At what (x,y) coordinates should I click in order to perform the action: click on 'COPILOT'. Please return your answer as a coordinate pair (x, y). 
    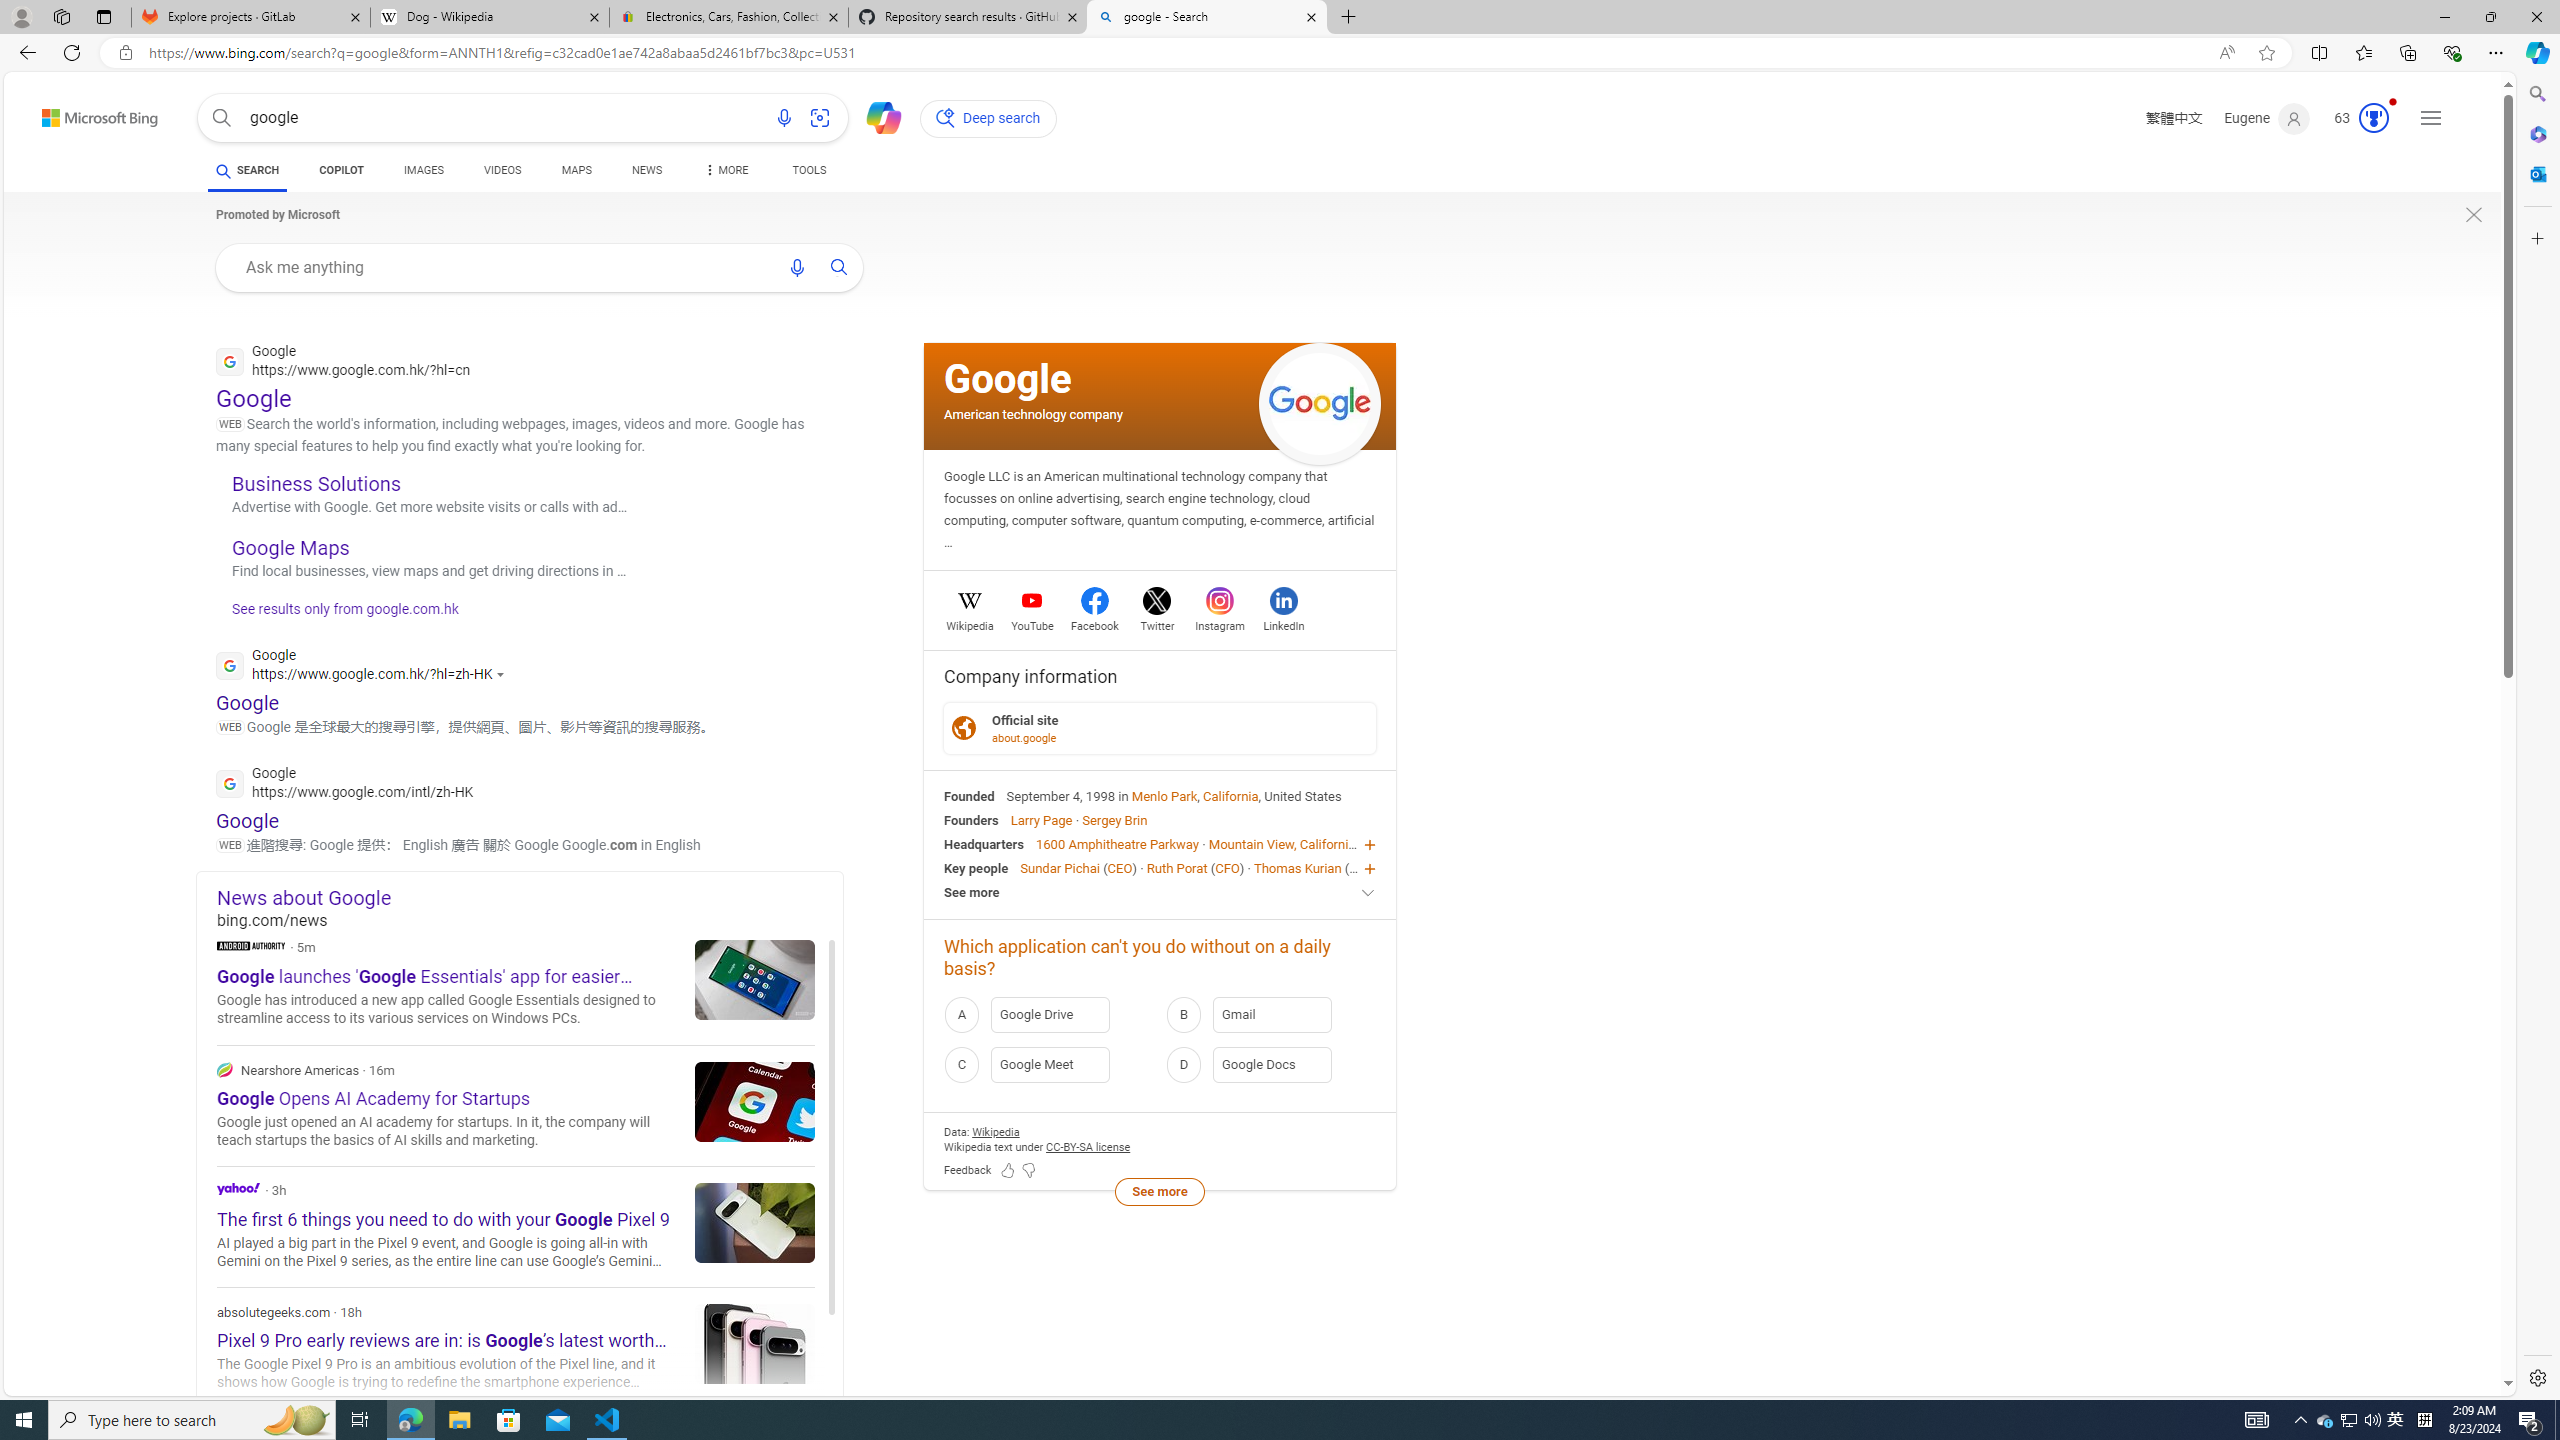
    Looking at the image, I should click on (339, 172).